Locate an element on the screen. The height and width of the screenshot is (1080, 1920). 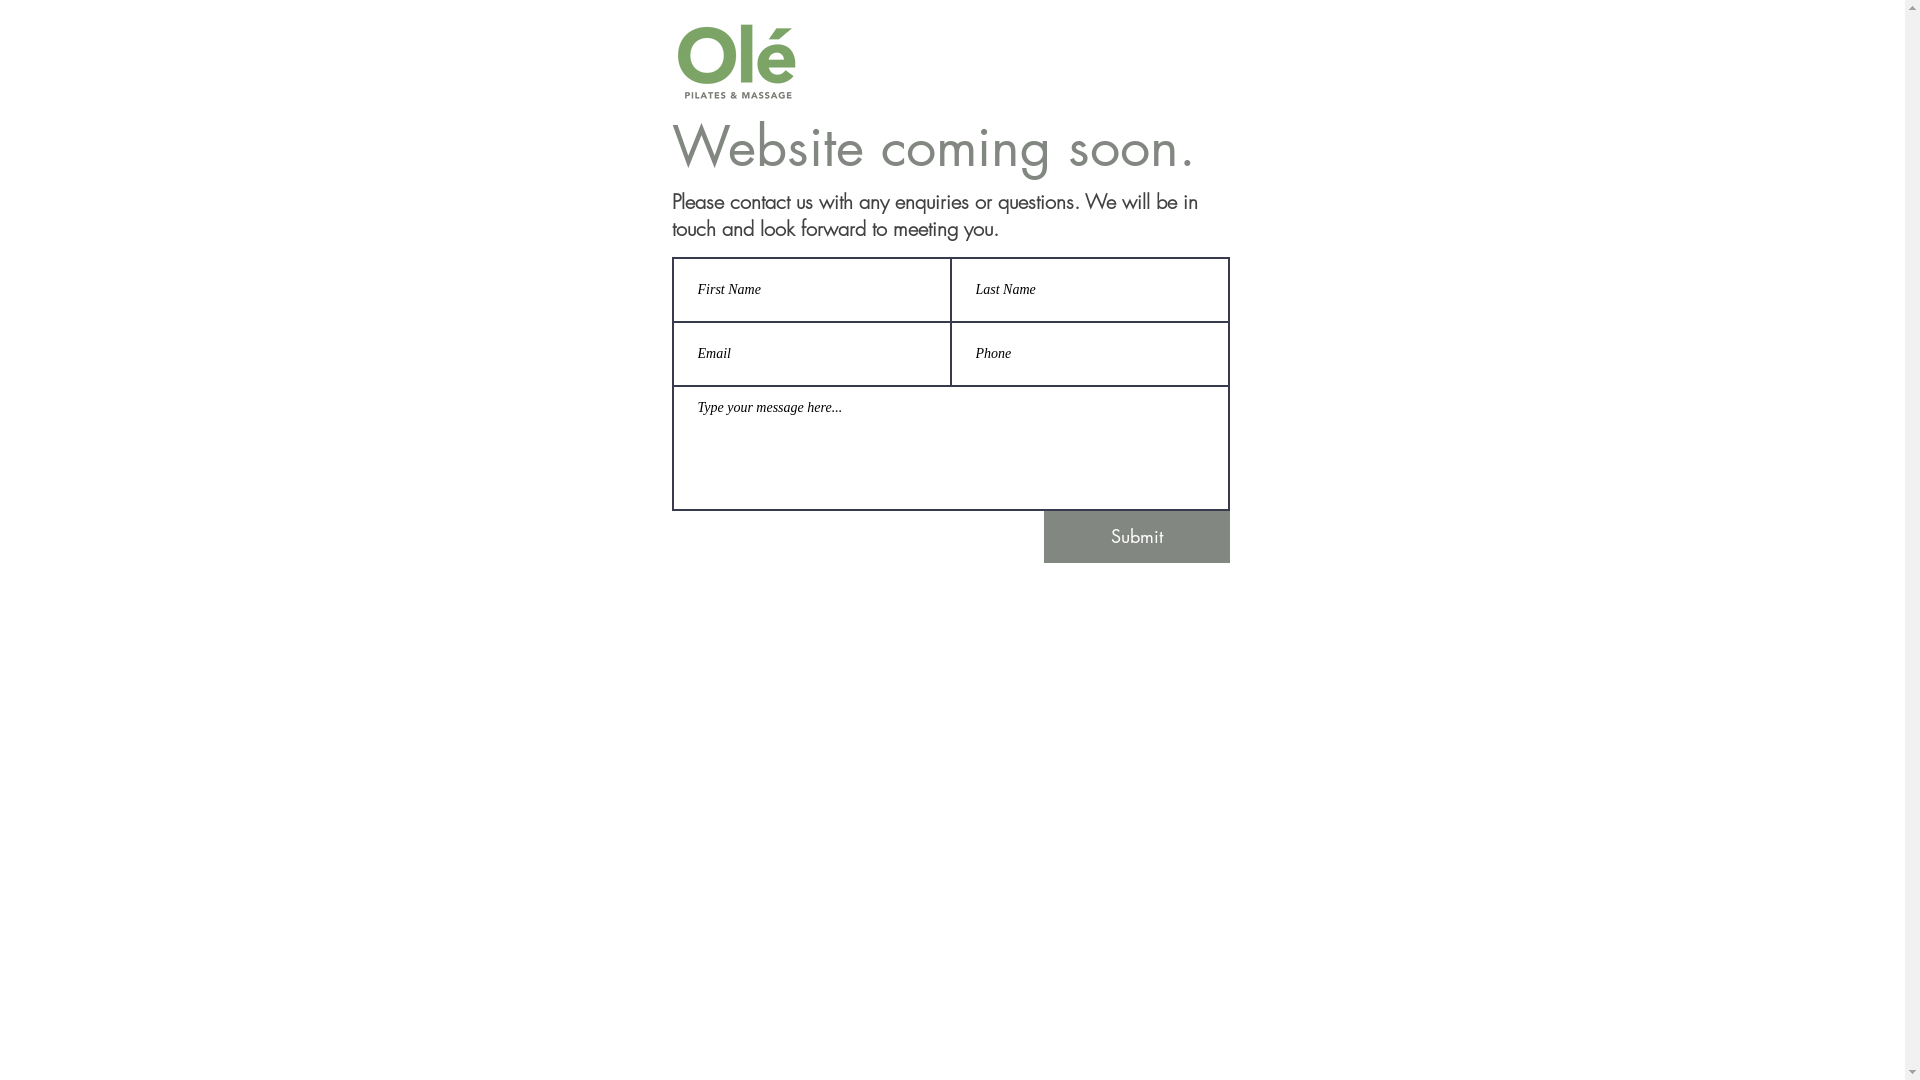
'Submit' is located at coordinates (1137, 535).